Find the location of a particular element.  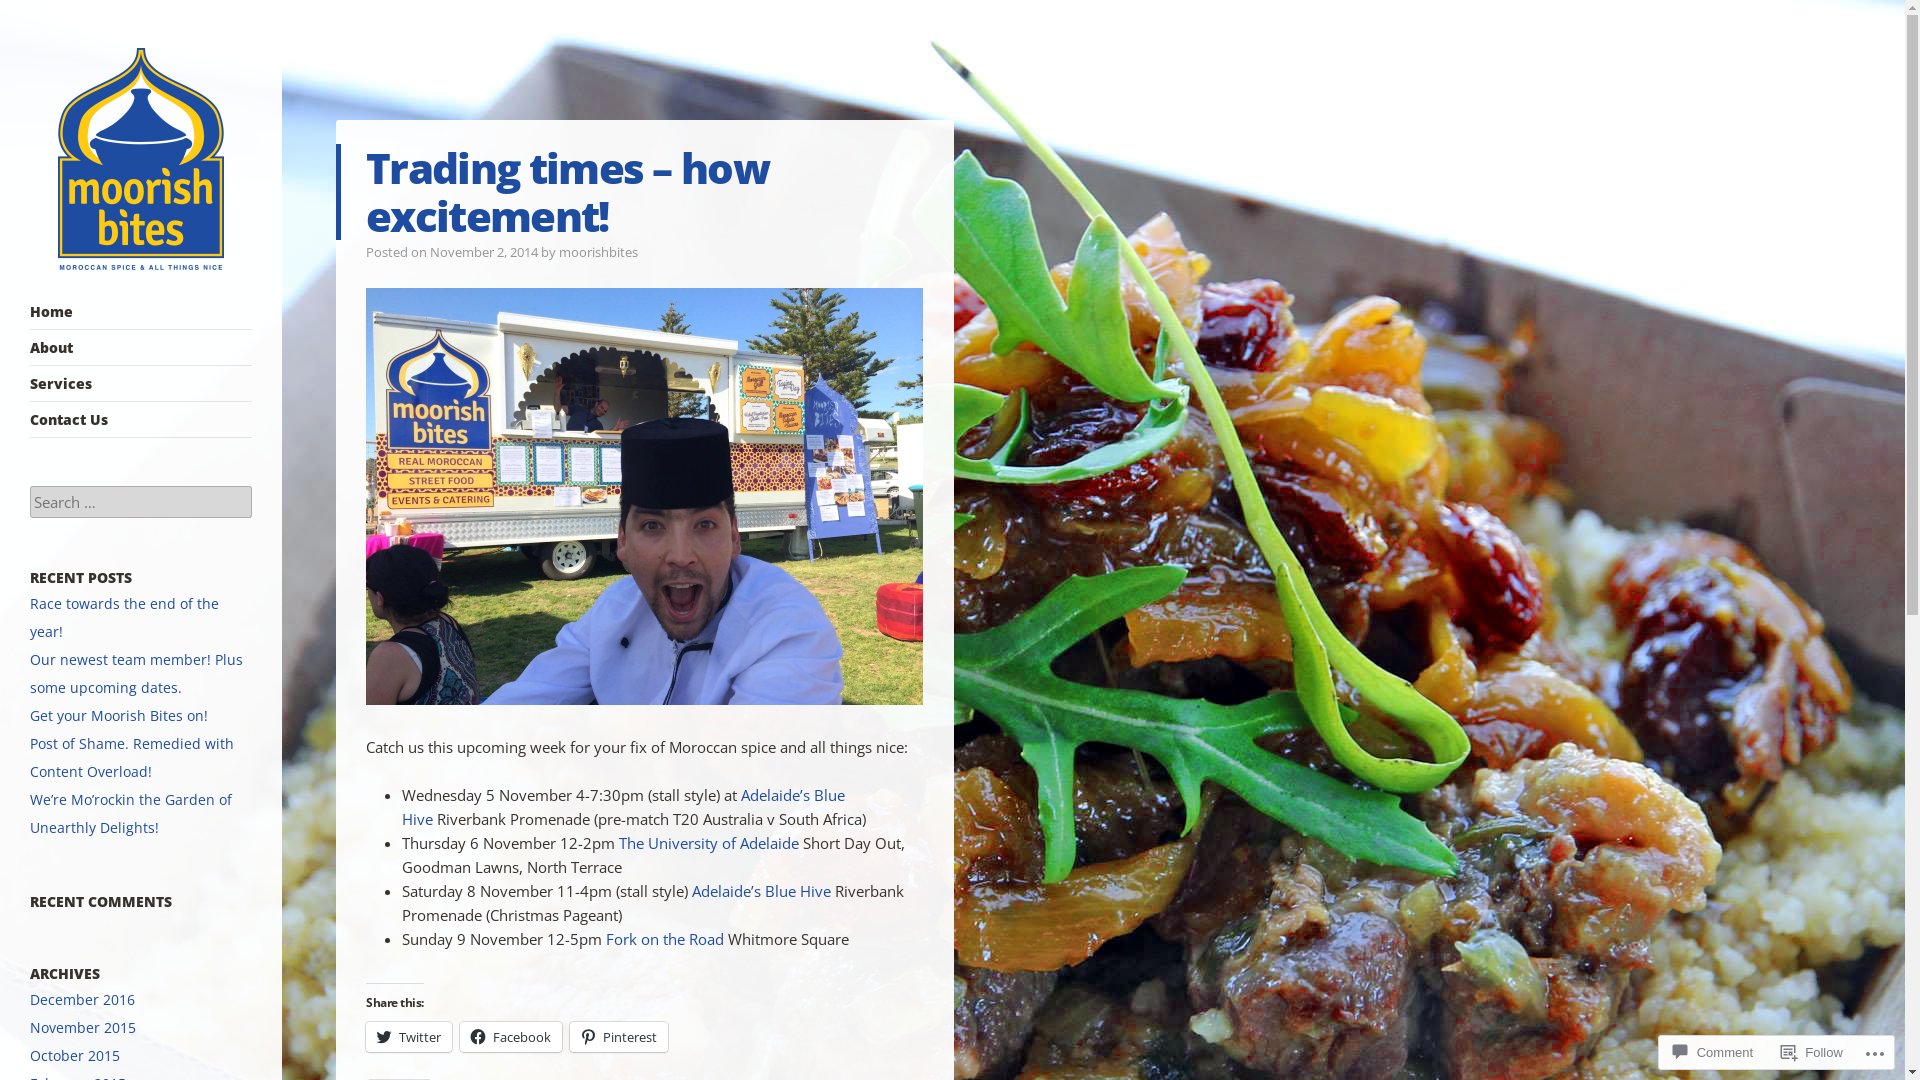

'December 2016' is located at coordinates (81, 999).